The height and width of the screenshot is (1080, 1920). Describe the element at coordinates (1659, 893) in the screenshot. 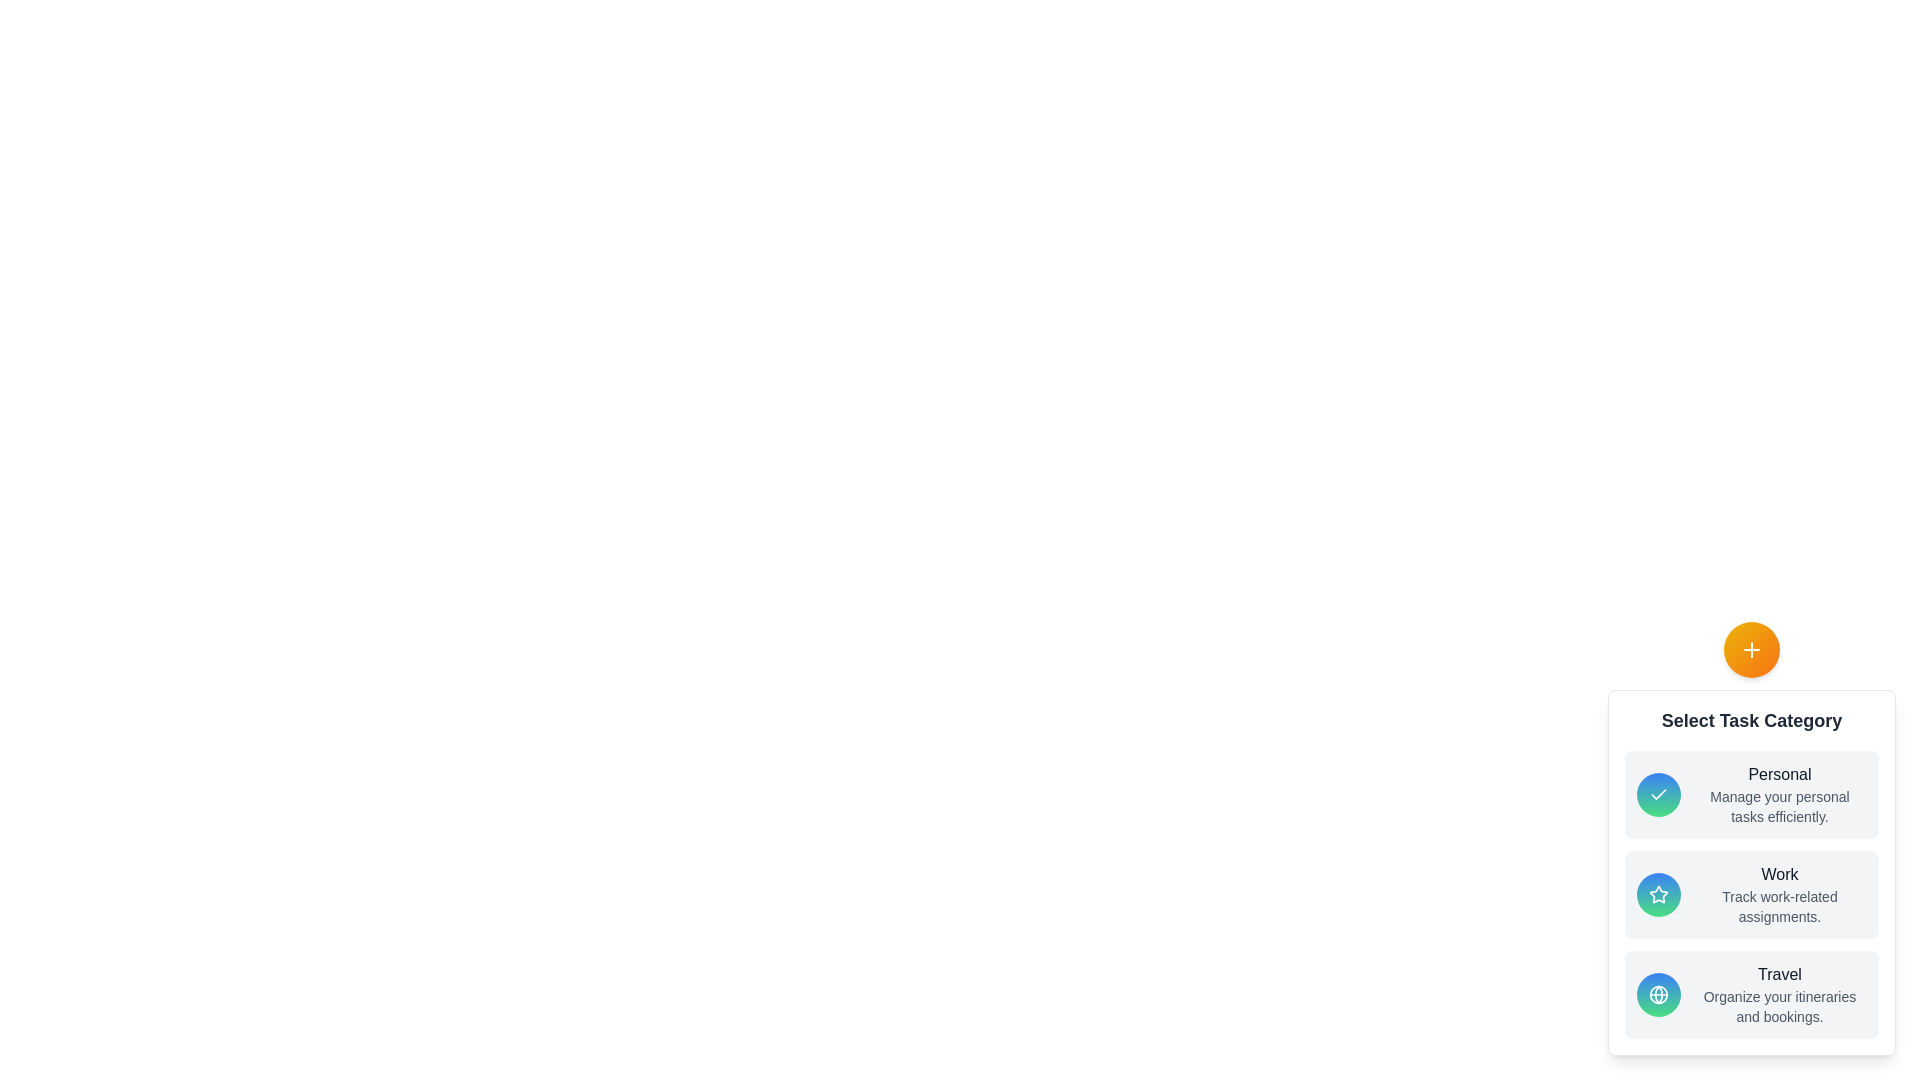

I see `the icon for Work to interact with it` at that location.